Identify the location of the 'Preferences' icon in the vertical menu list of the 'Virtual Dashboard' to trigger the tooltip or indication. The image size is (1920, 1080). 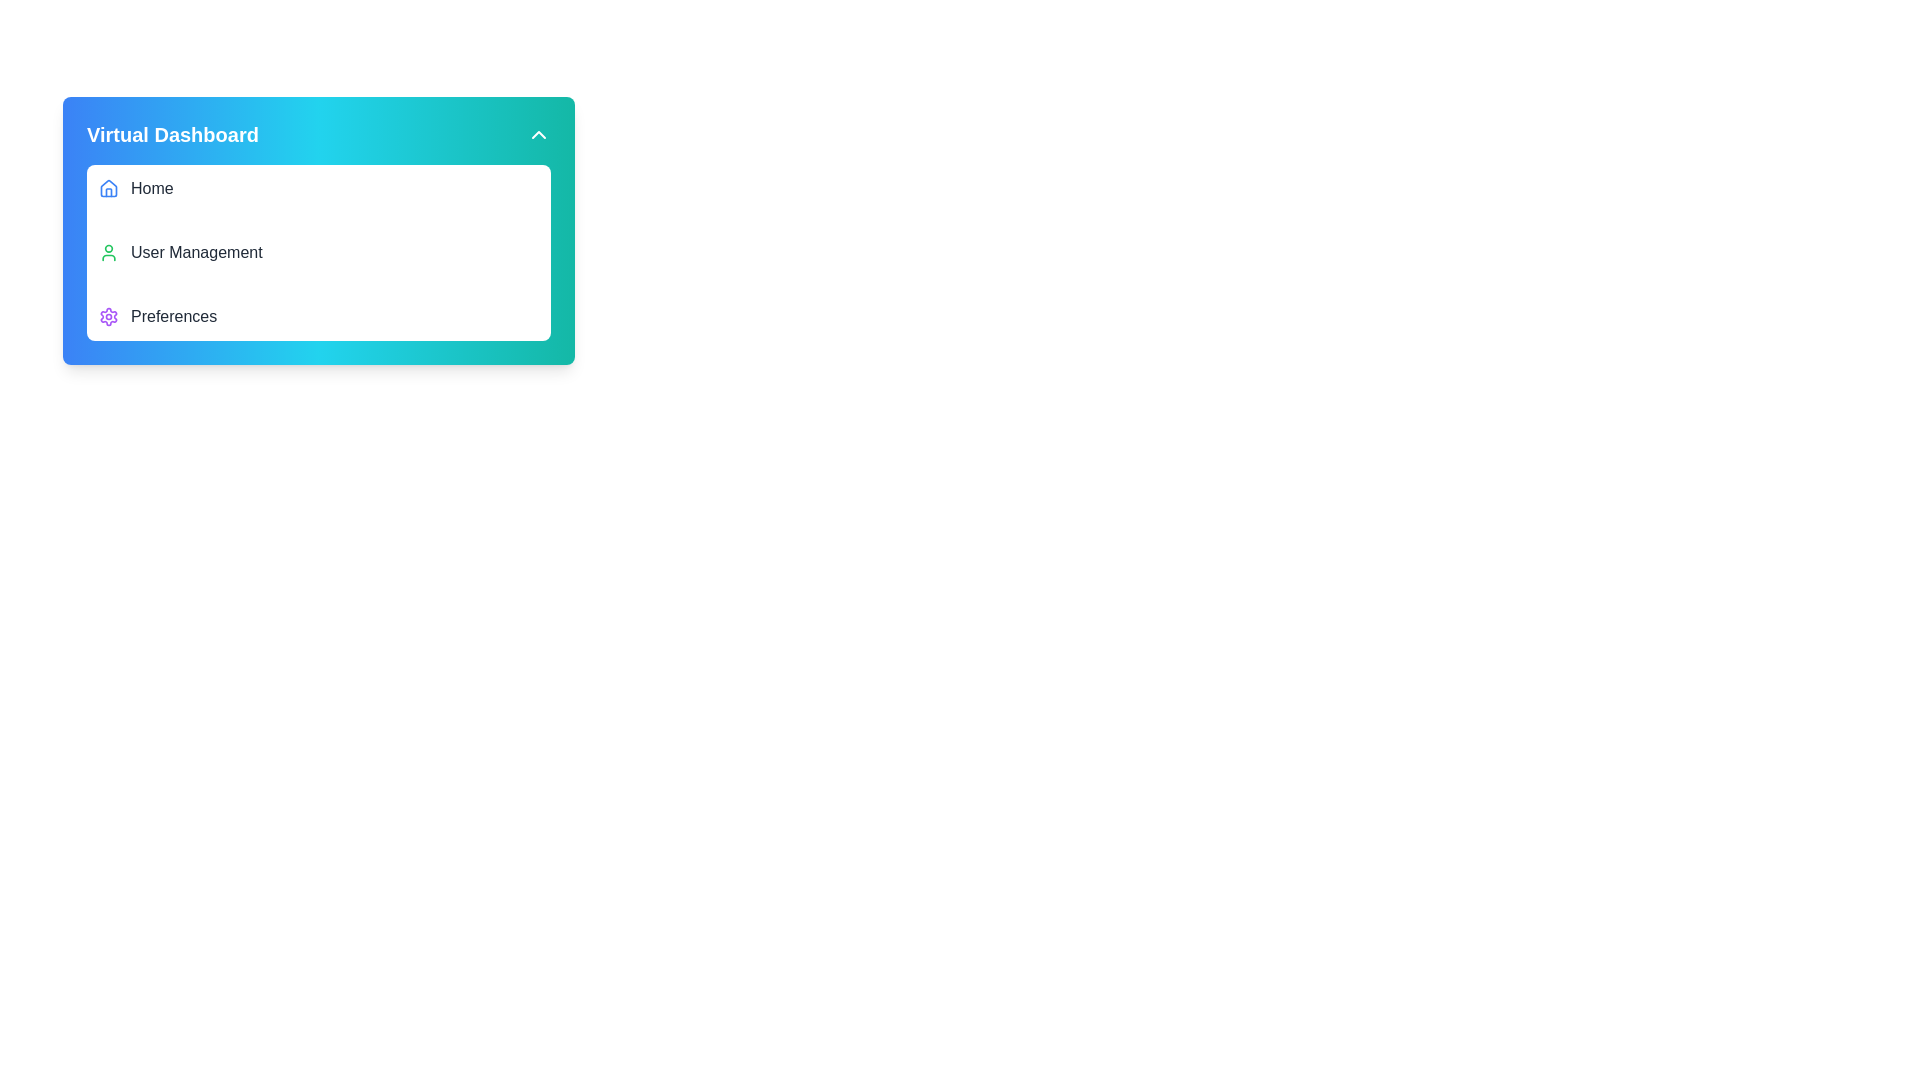
(108, 315).